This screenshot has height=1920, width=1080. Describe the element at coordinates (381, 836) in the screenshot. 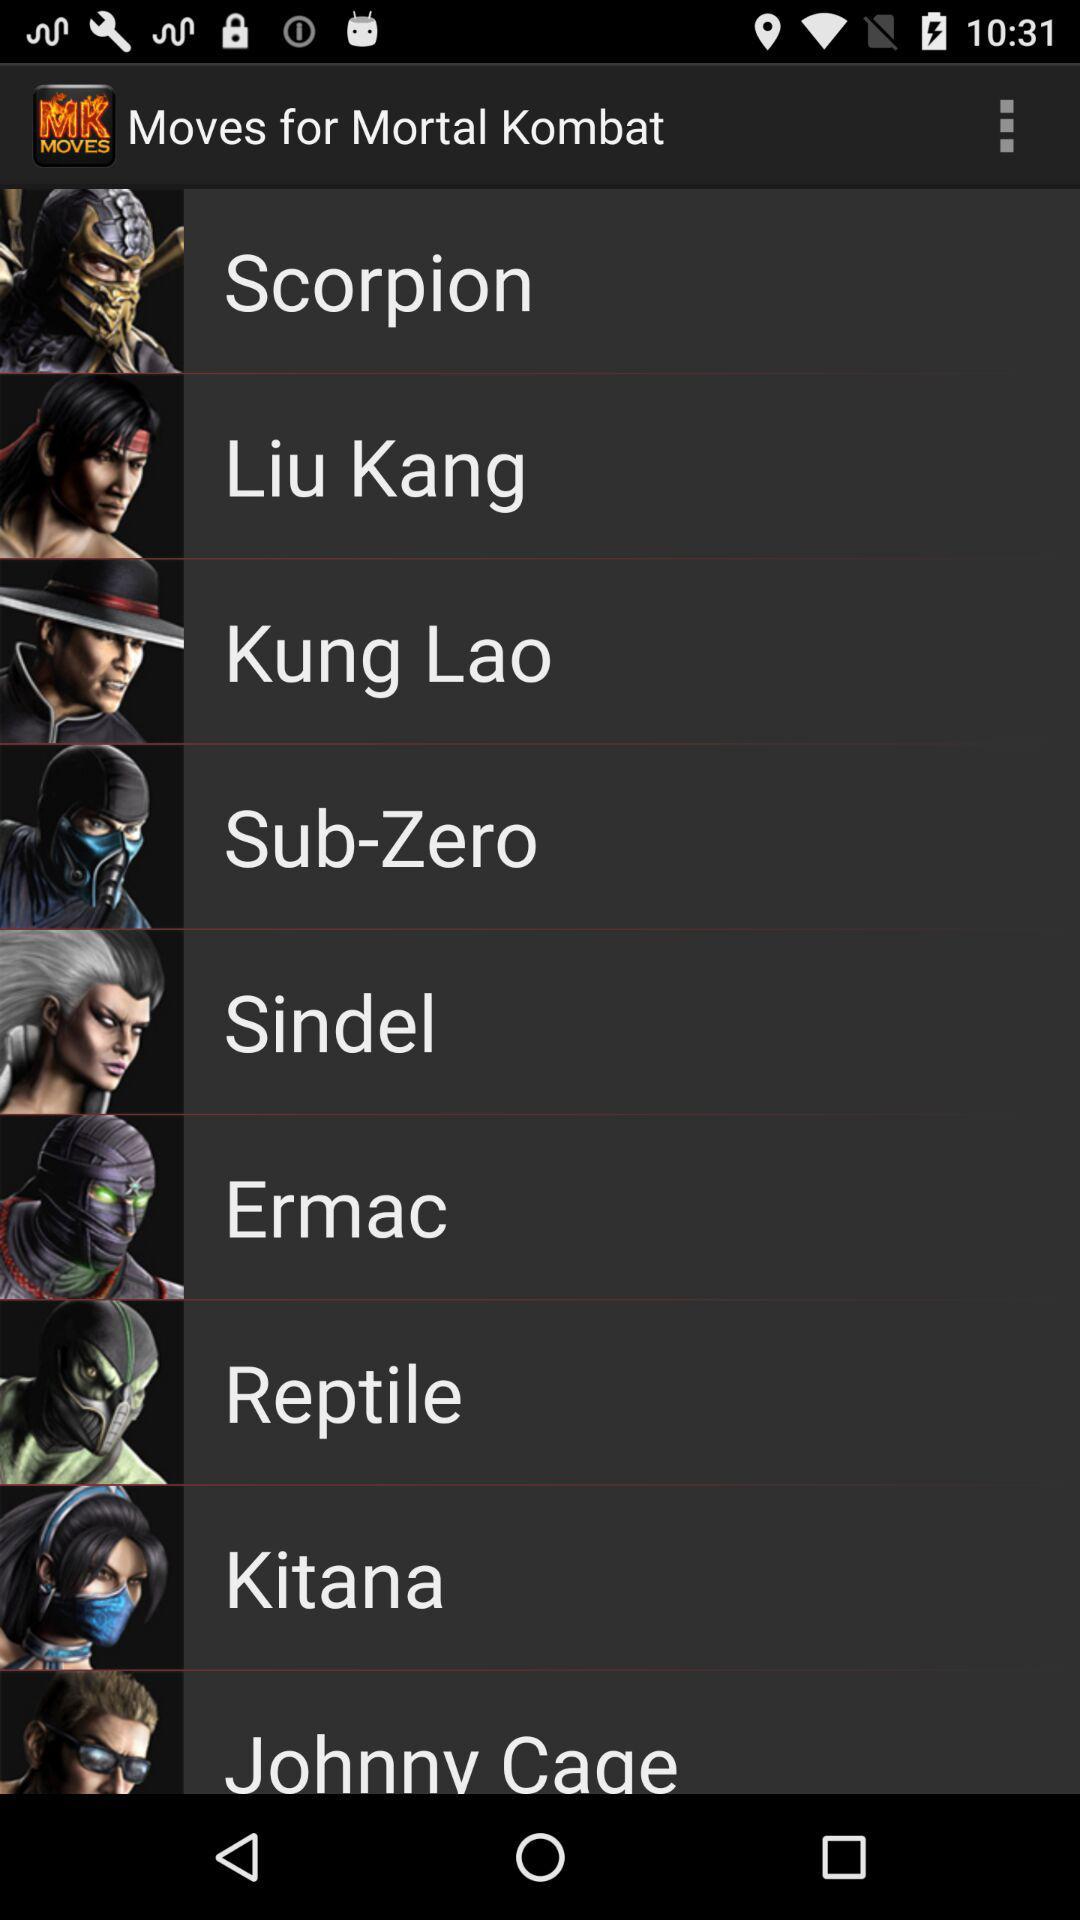

I see `the sub-zero item` at that location.